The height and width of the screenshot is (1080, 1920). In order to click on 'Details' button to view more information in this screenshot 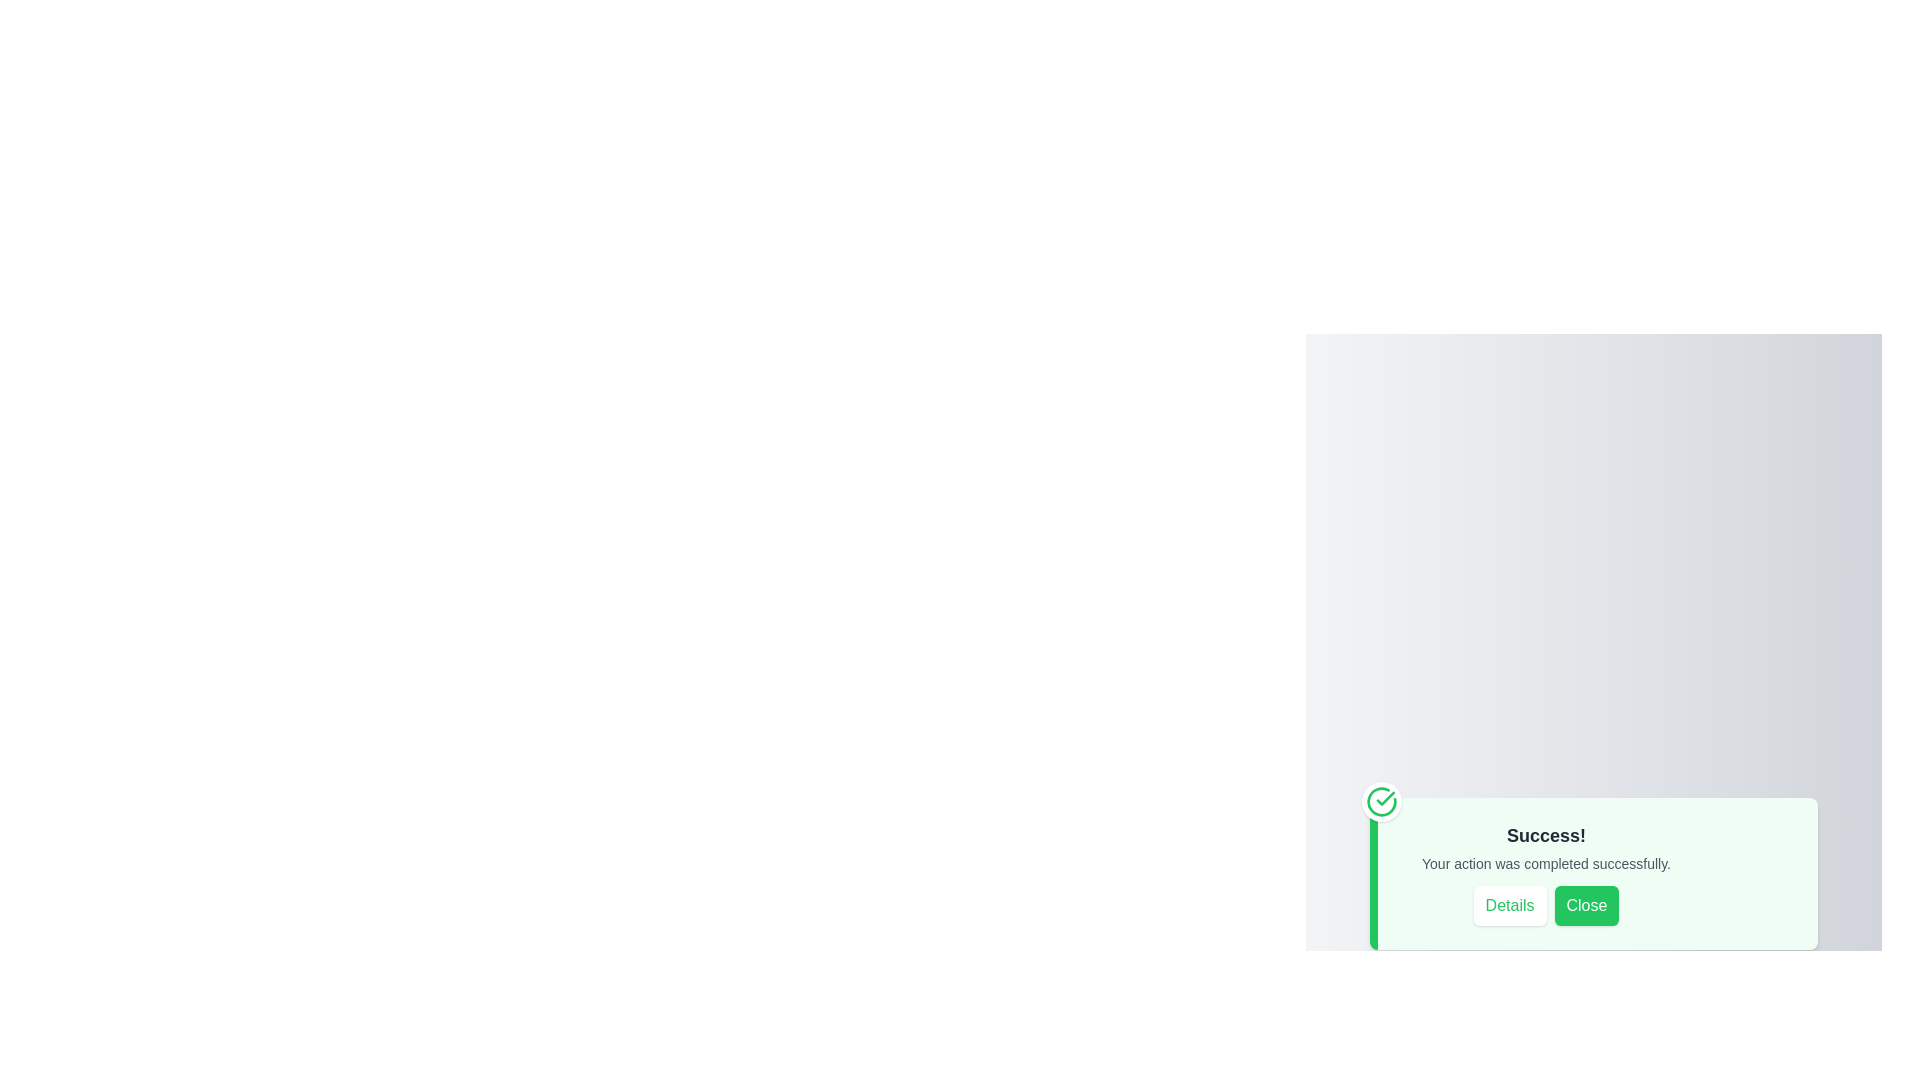, I will do `click(1510, 906)`.